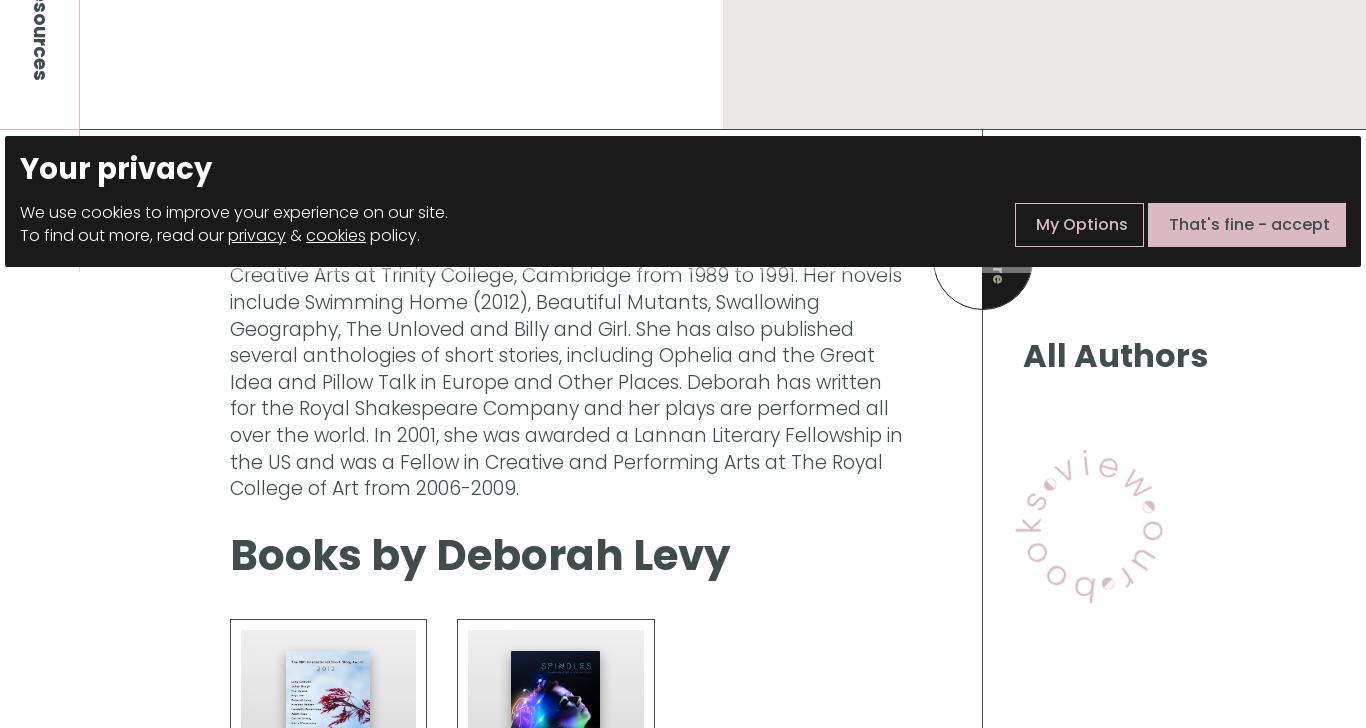 The width and height of the screenshot is (1366, 728). Describe the element at coordinates (1034, 223) in the screenshot. I see `'My Options'` at that location.